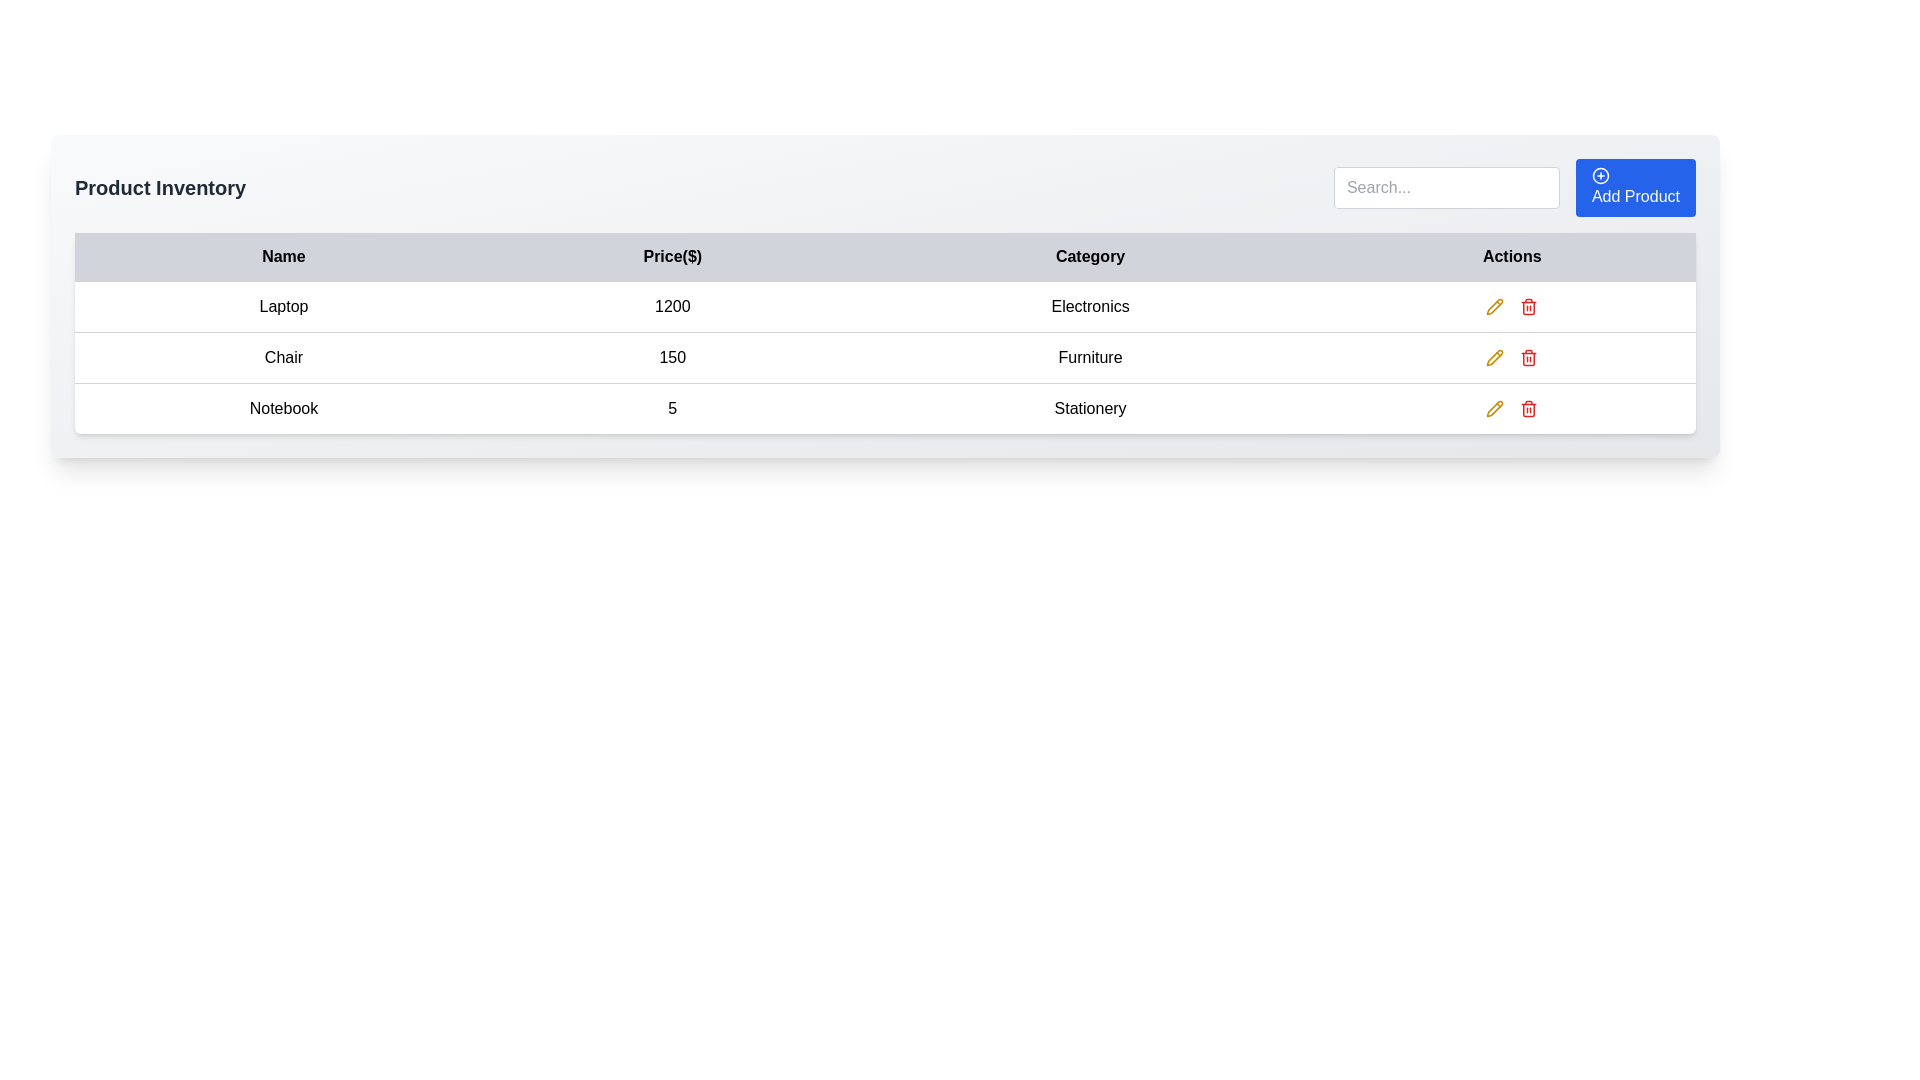  What do you see at coordinates (1600, 175) in the screenshot?
I see `the SVG Circle Component, which is a white circle with a thin outline, part of a plus sign icon located to the left of the 'Add Product' button in the top-right corner of the interface` at bounding box center [1600, 175].